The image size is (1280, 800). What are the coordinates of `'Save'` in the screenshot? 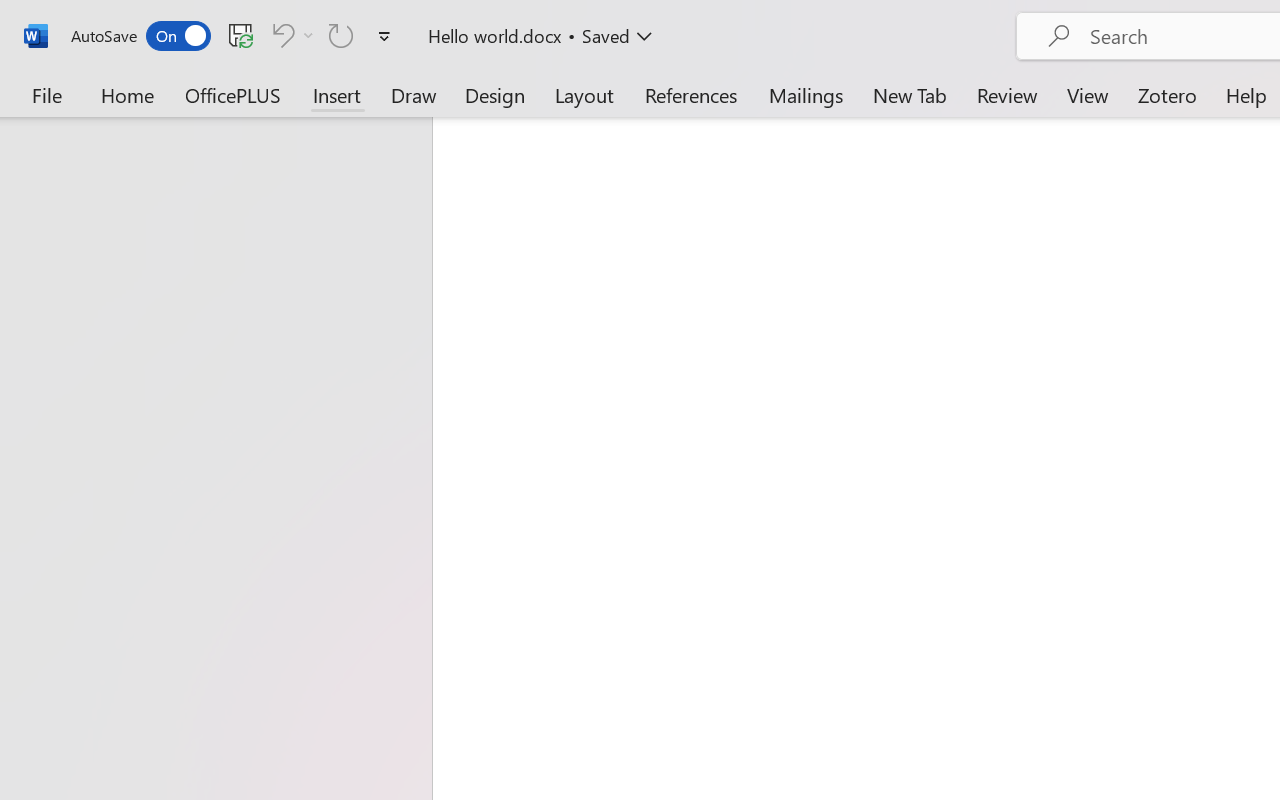 It's located at (240, 34).